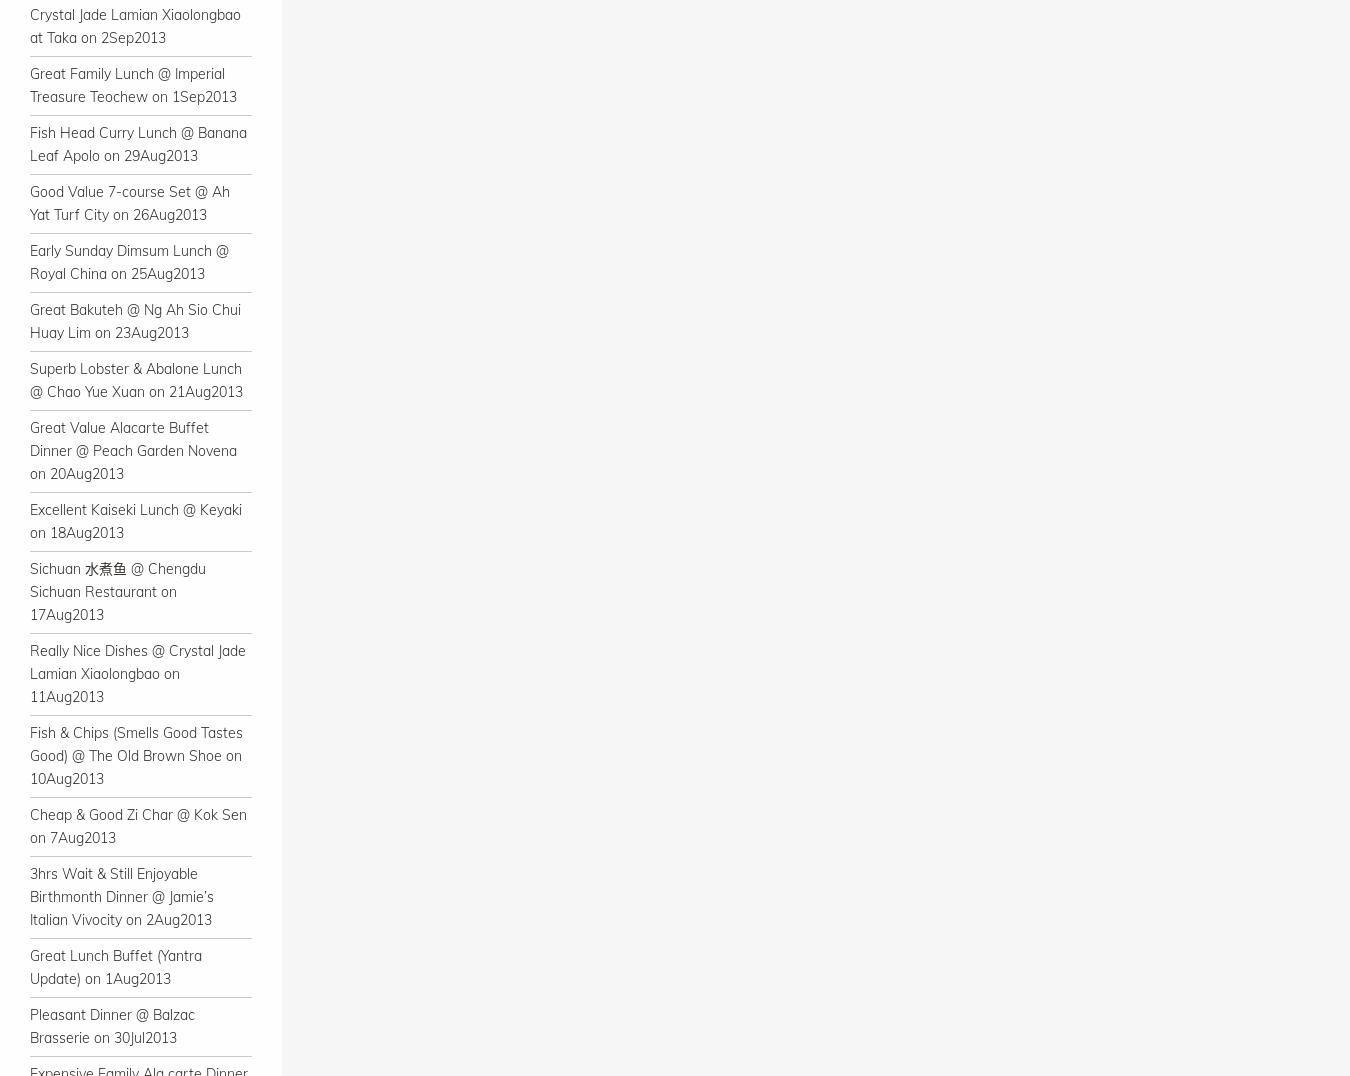 Image resolution: width=1350 pixels, height=1076 pixels. I want to click on 'Sichuan 水煮鱼 @ Chengdu Sichuan Restaurant on 17Aug2013', so click(117, 592).